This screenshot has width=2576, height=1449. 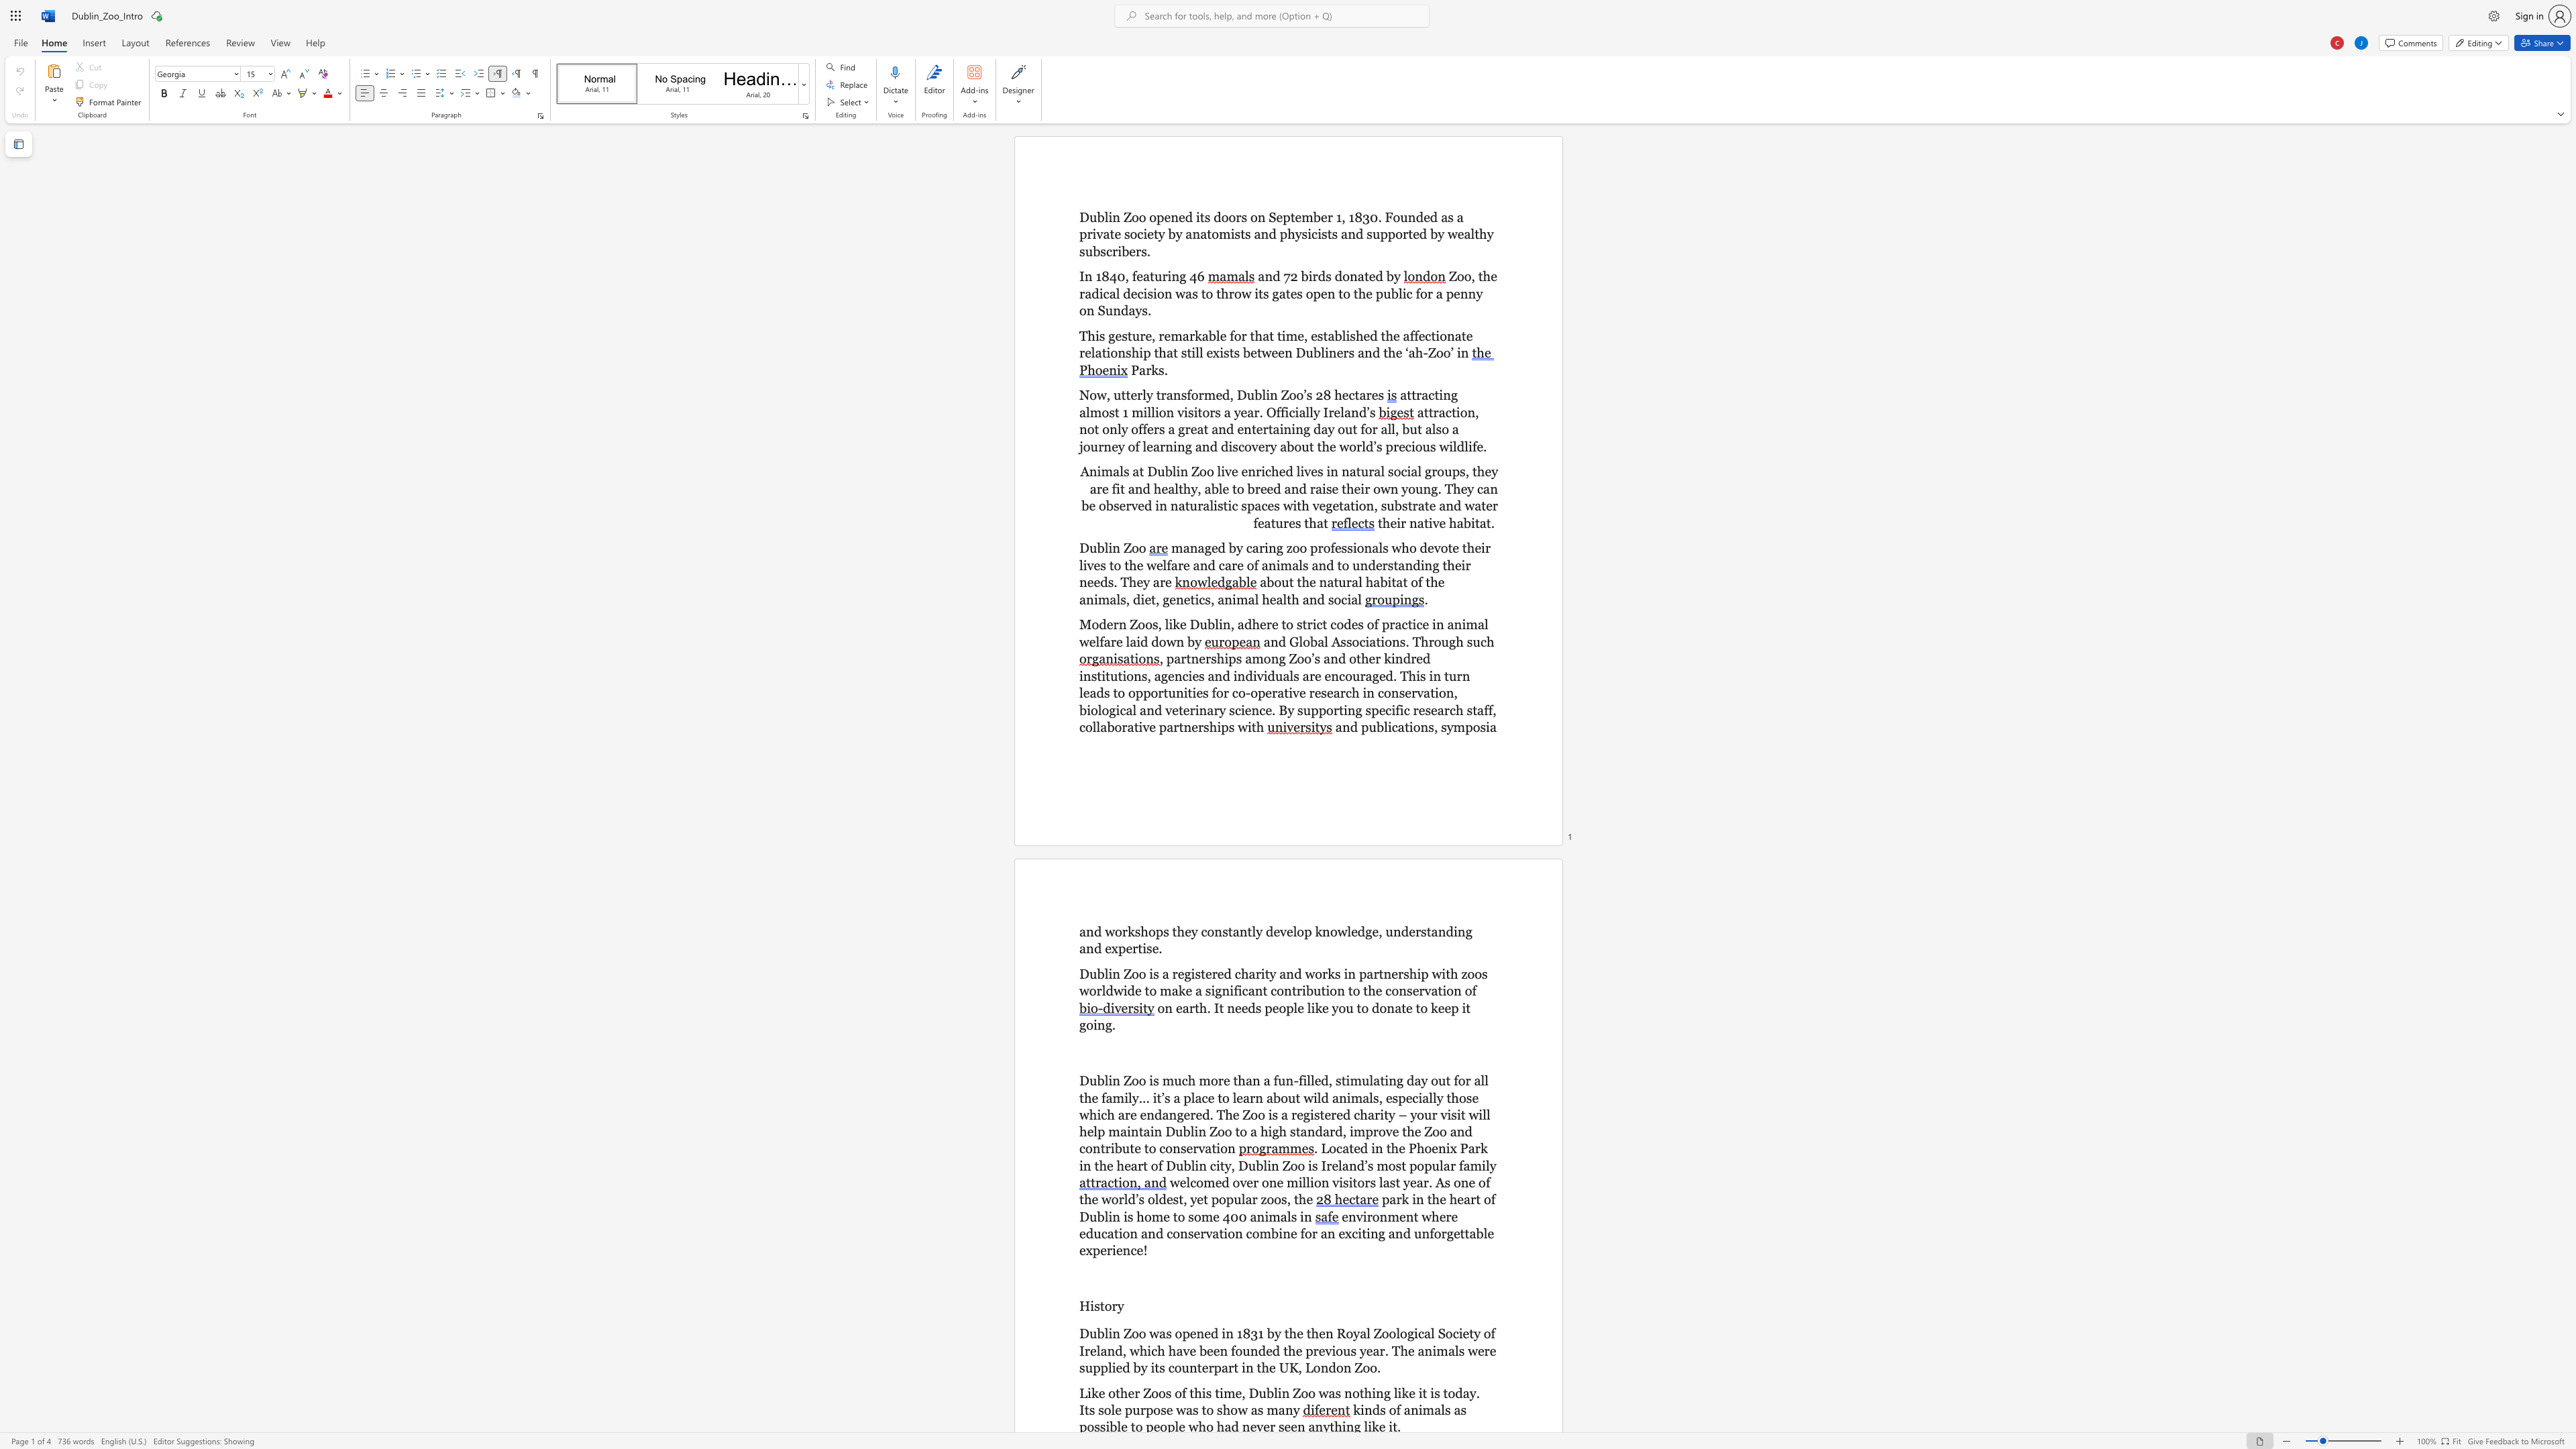 I want to click on the subset text "ns. Through s" within the text "and Global Associations. Through such", so click(x=1391, y=640).